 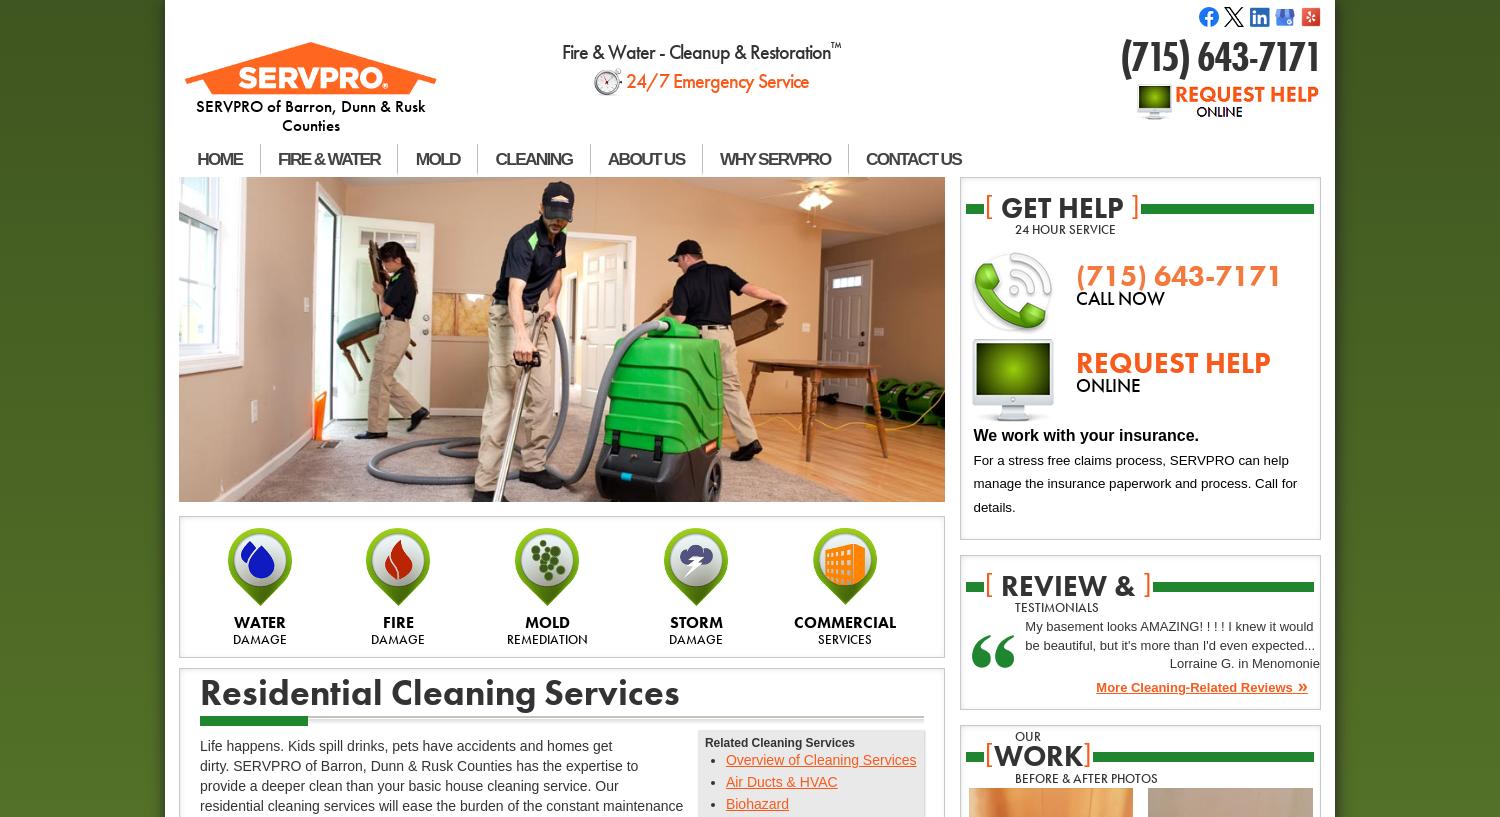 I want to click on 'CALL NOW', so click(x=1118, y=299).